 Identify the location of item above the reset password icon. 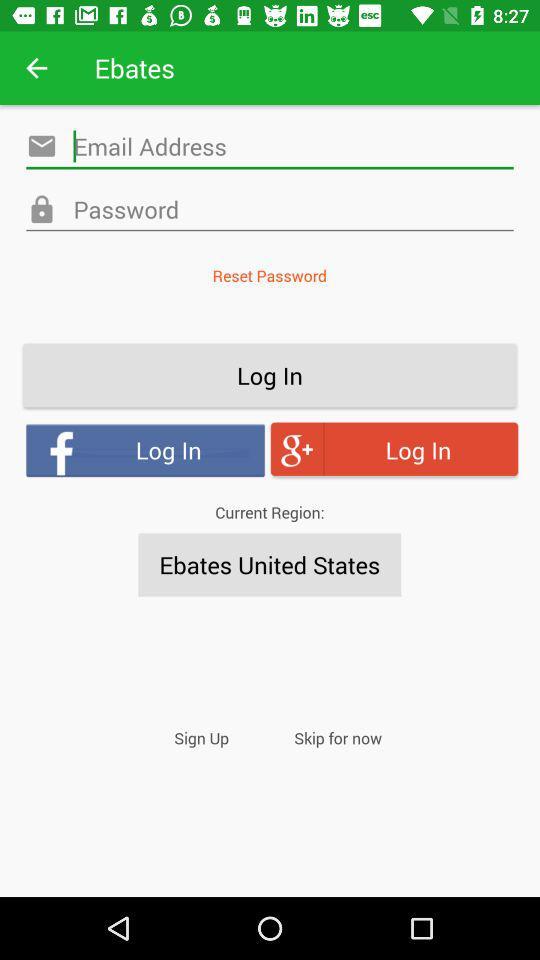
(270, 210).